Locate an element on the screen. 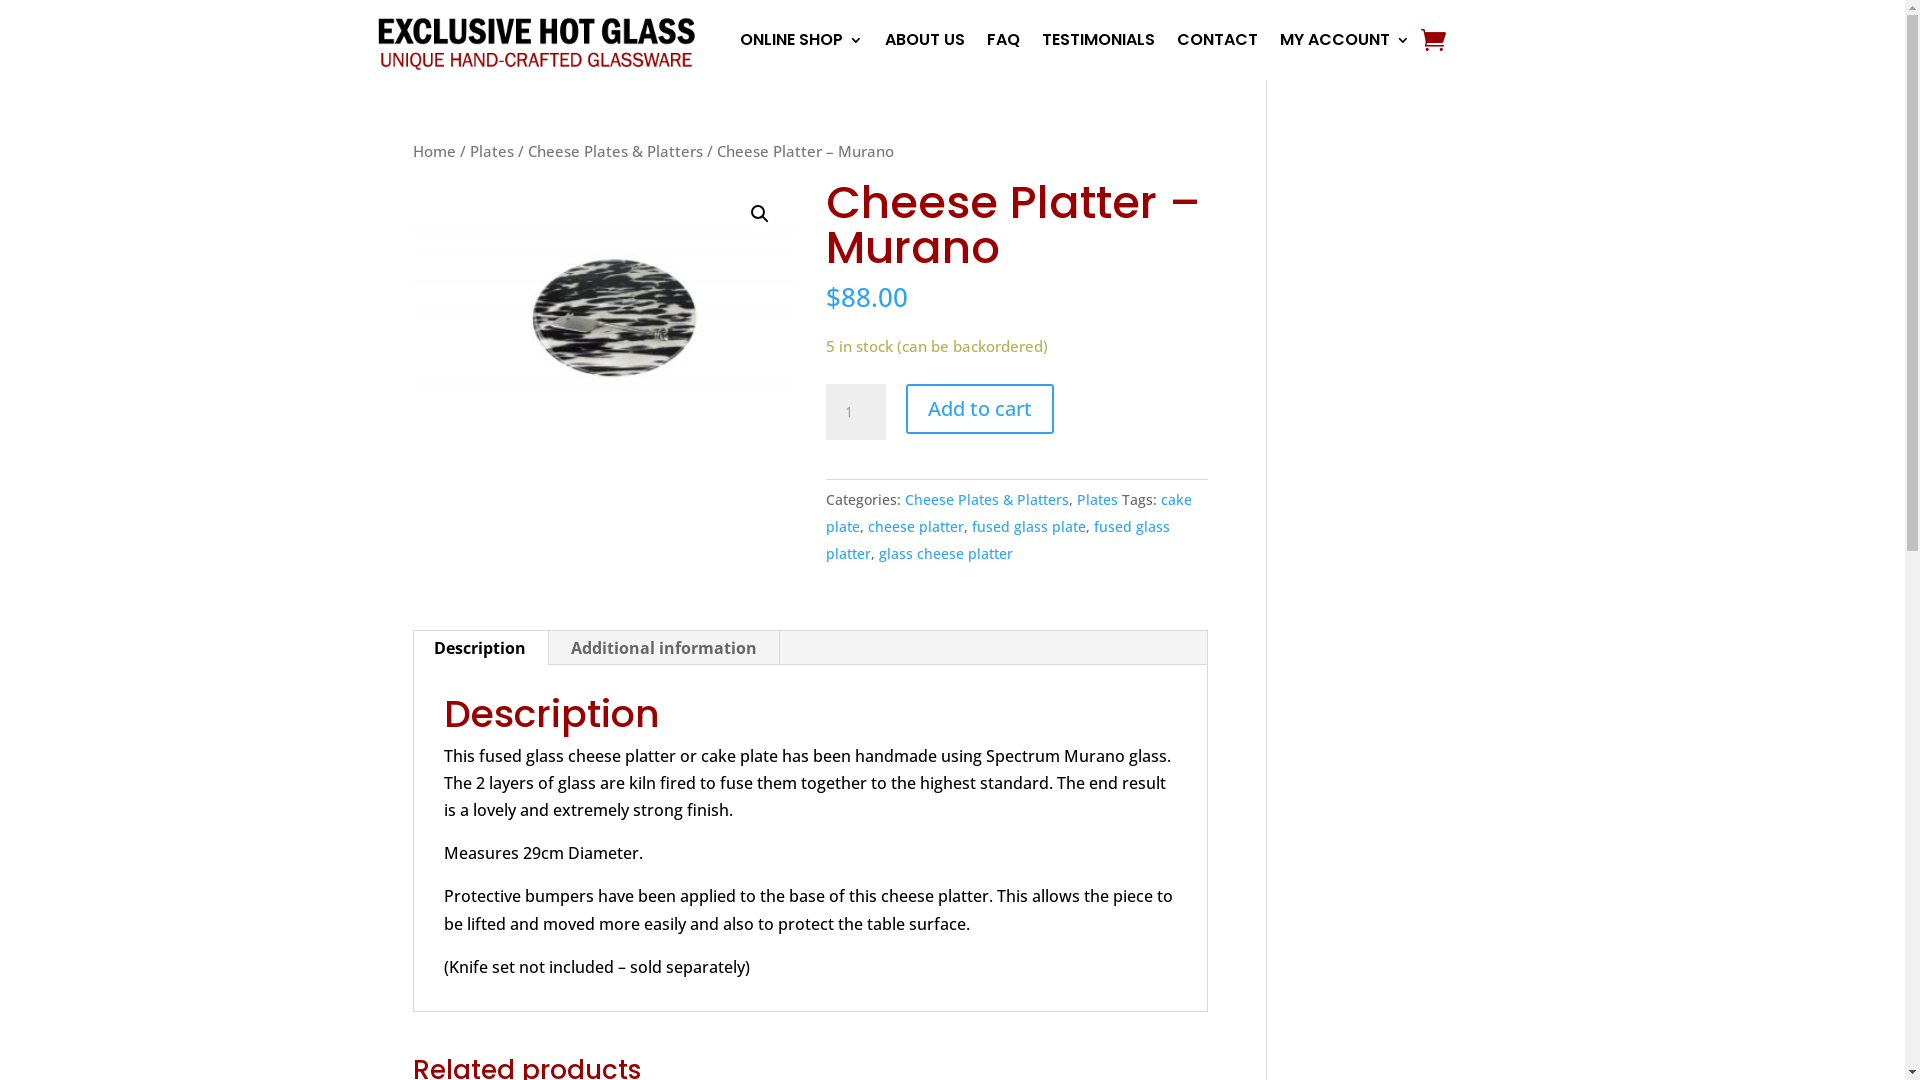 The image size is (1920, 1080). 'Additional information' is located at coordinates (662, 648).